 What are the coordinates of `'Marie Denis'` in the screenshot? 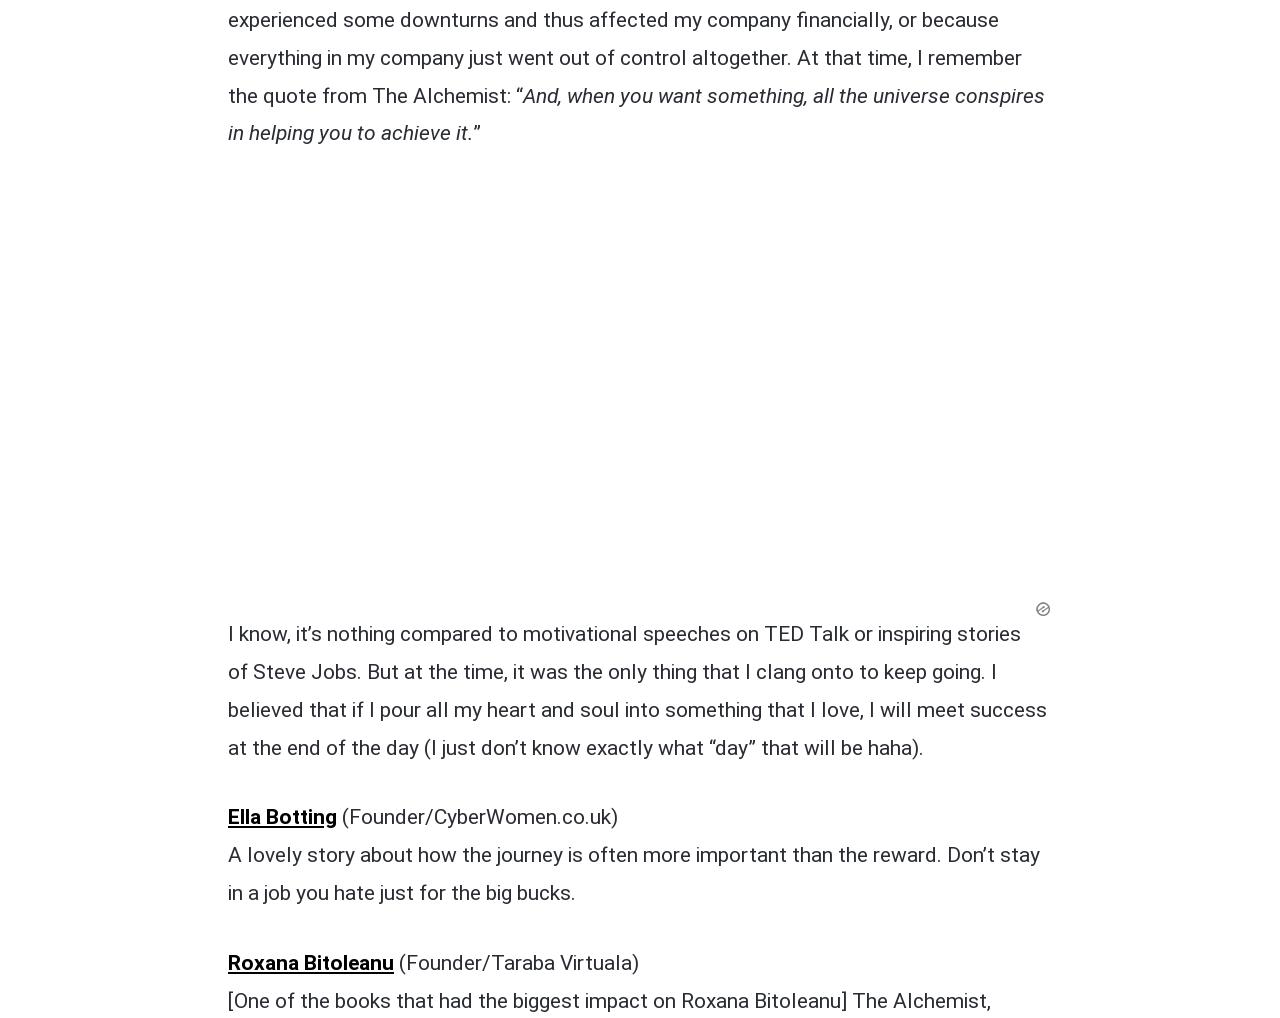 It's located at (282, 692).